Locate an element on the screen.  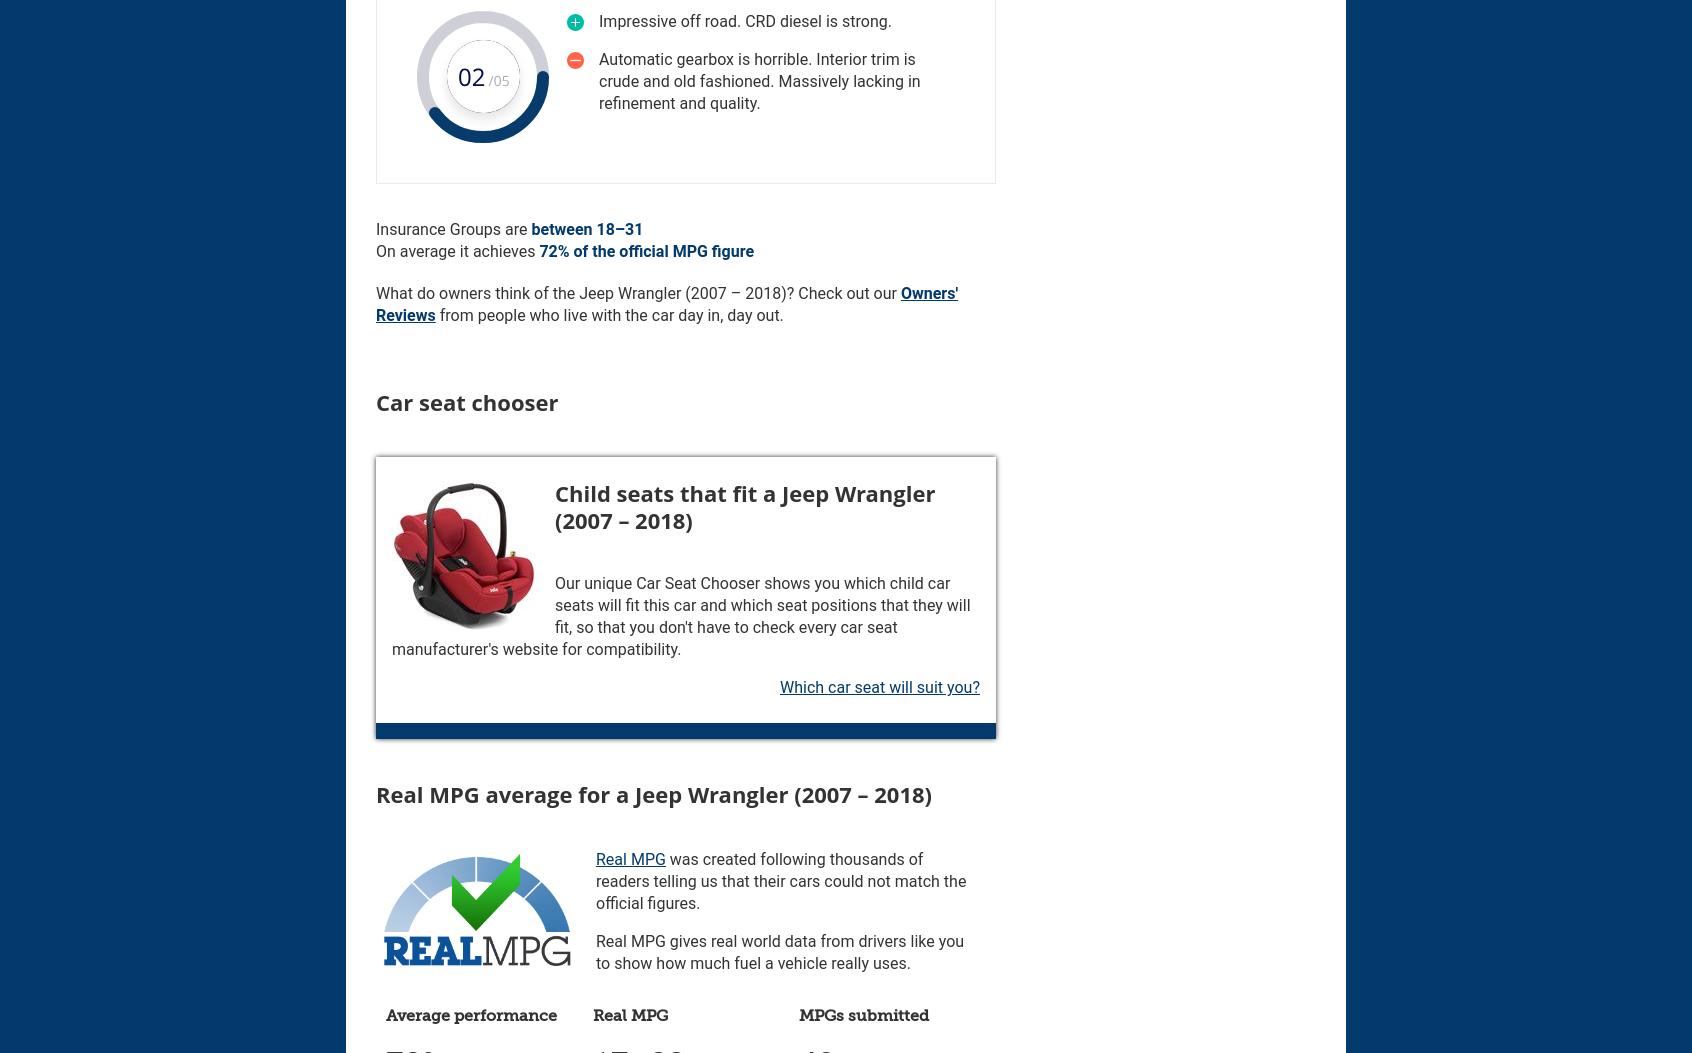
'Owners' Reviews' is located at coordinates (375, 304).